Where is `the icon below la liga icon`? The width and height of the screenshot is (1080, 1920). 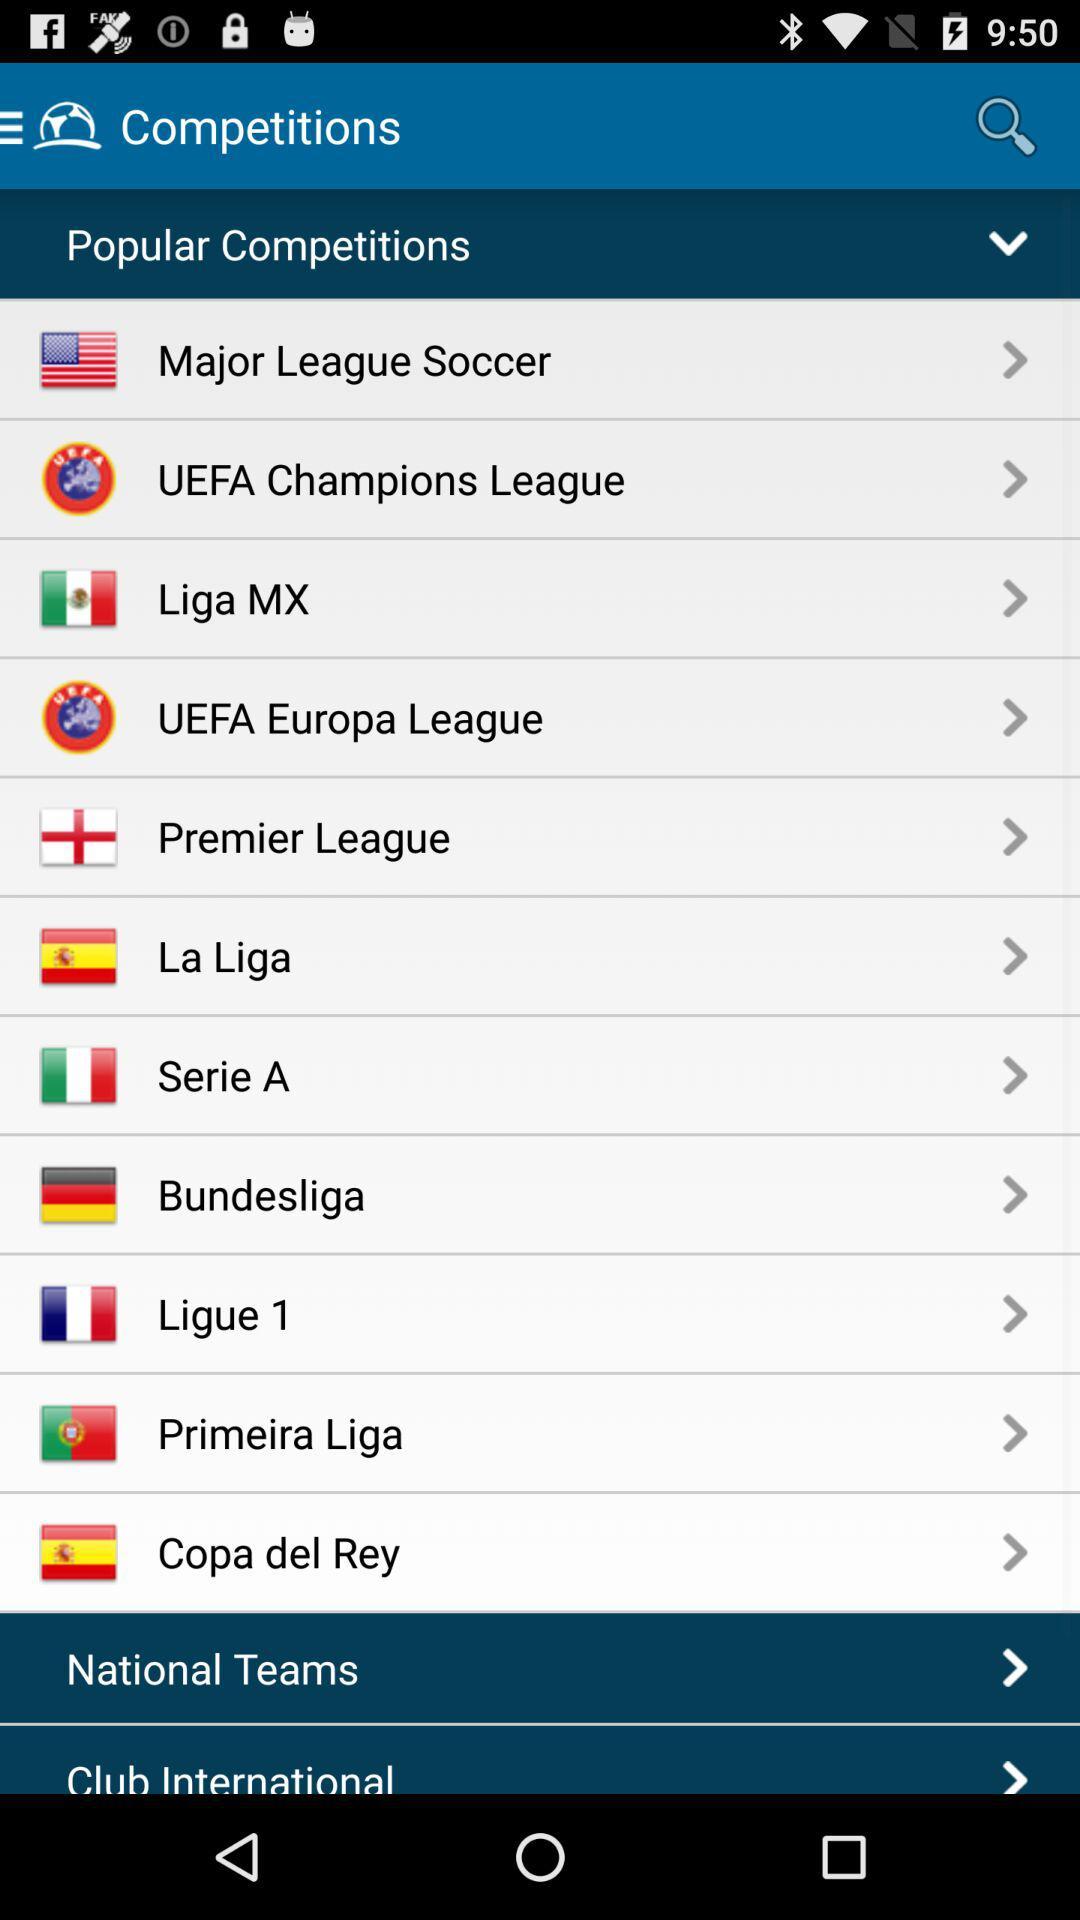 the icon below la liga icon is located at coordinates (580, 1073).